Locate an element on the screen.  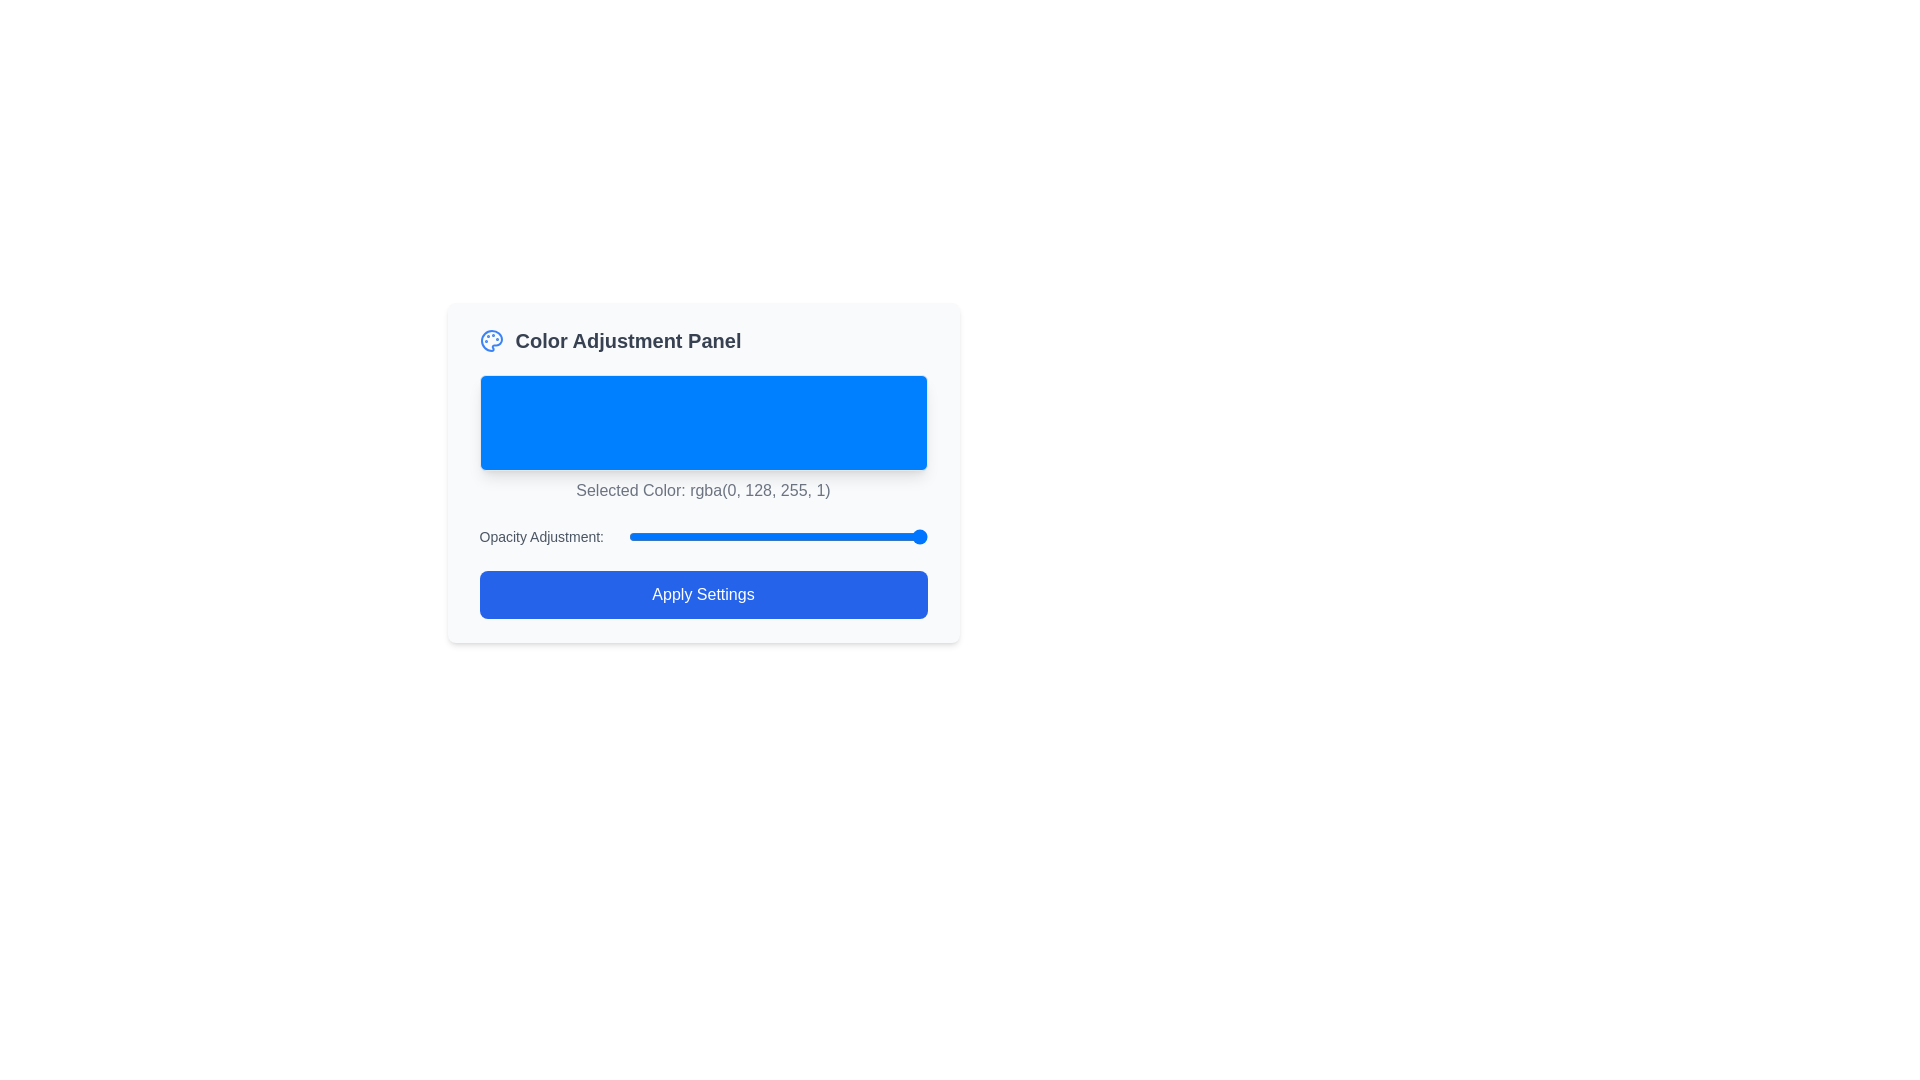
the text element displaying 'Selected Color: rgba(0, 128, 255, 1)', which is located below the blue color preview box in the 'Color Adjustment Panel' is located at coordinates (703, 490).